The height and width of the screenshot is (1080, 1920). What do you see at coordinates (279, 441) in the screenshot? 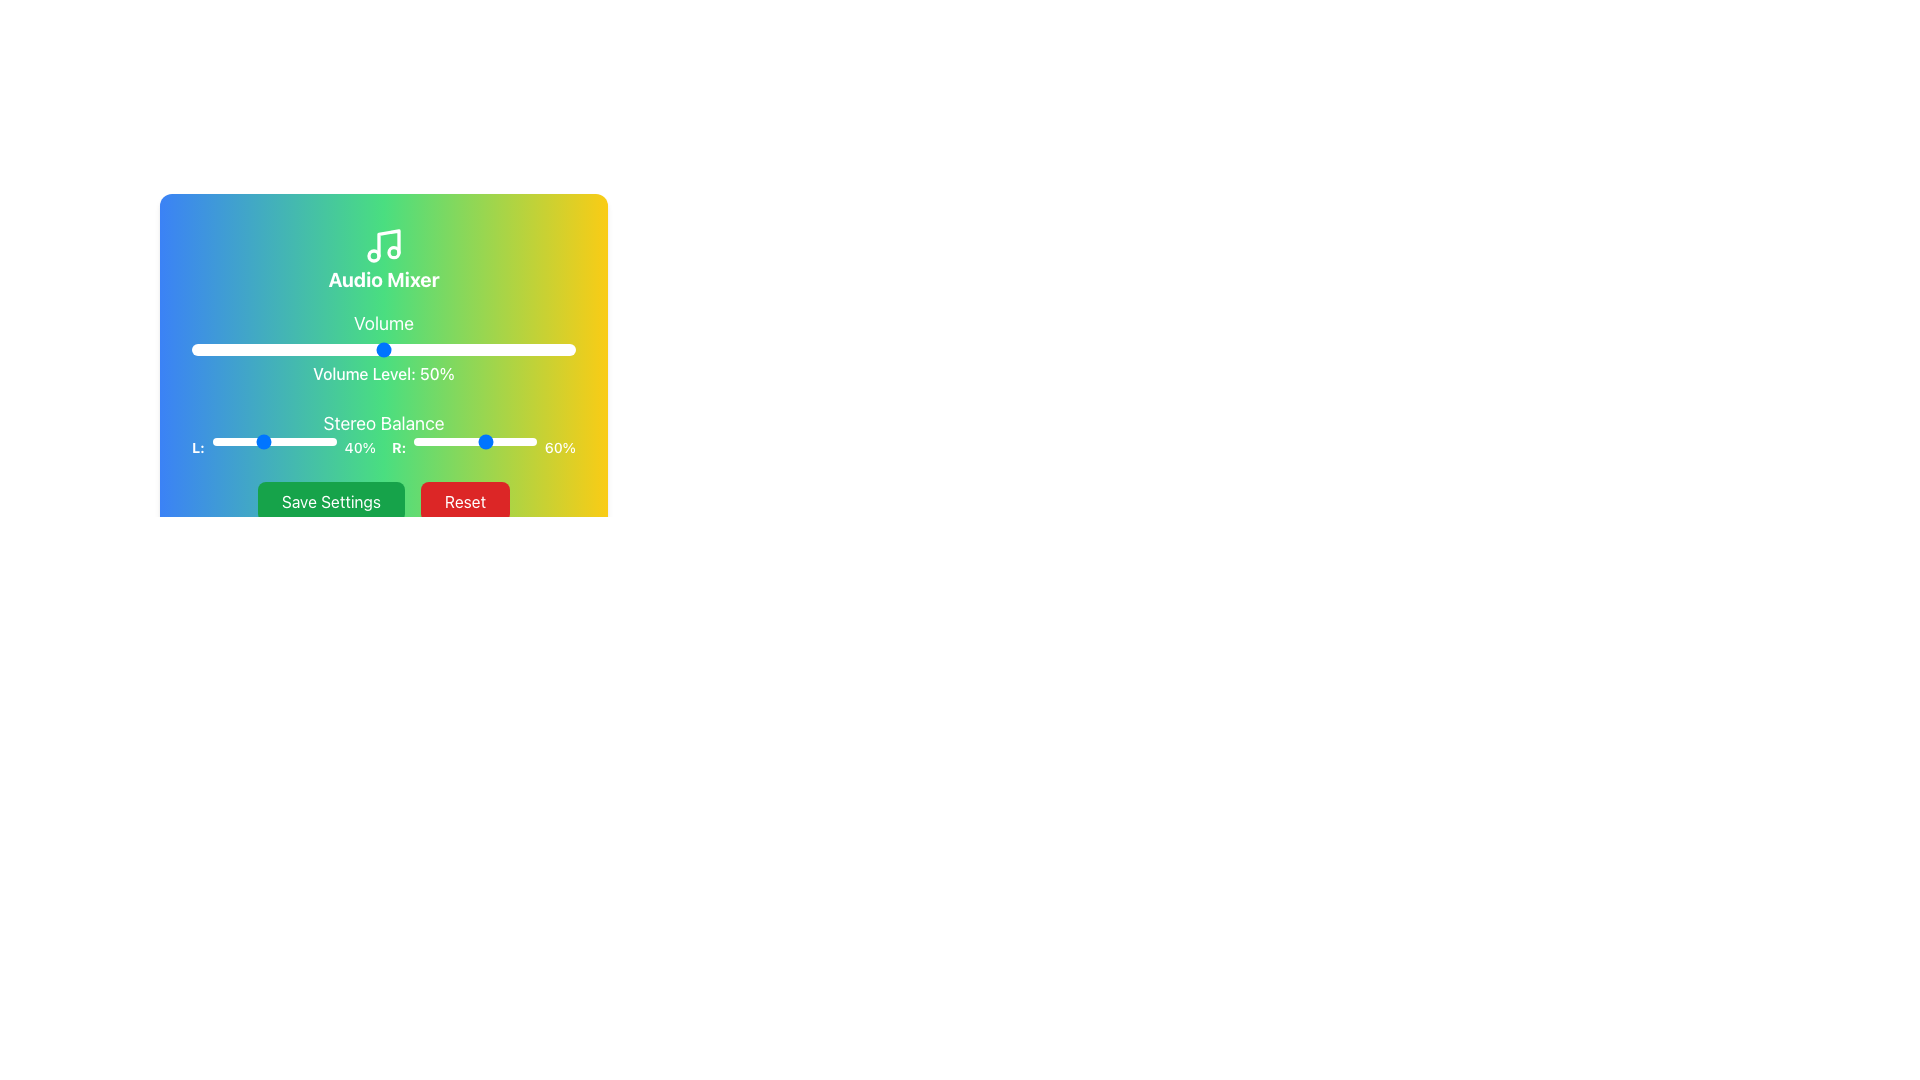
I see `the left stereo balance` at bounding box center [279, 441].